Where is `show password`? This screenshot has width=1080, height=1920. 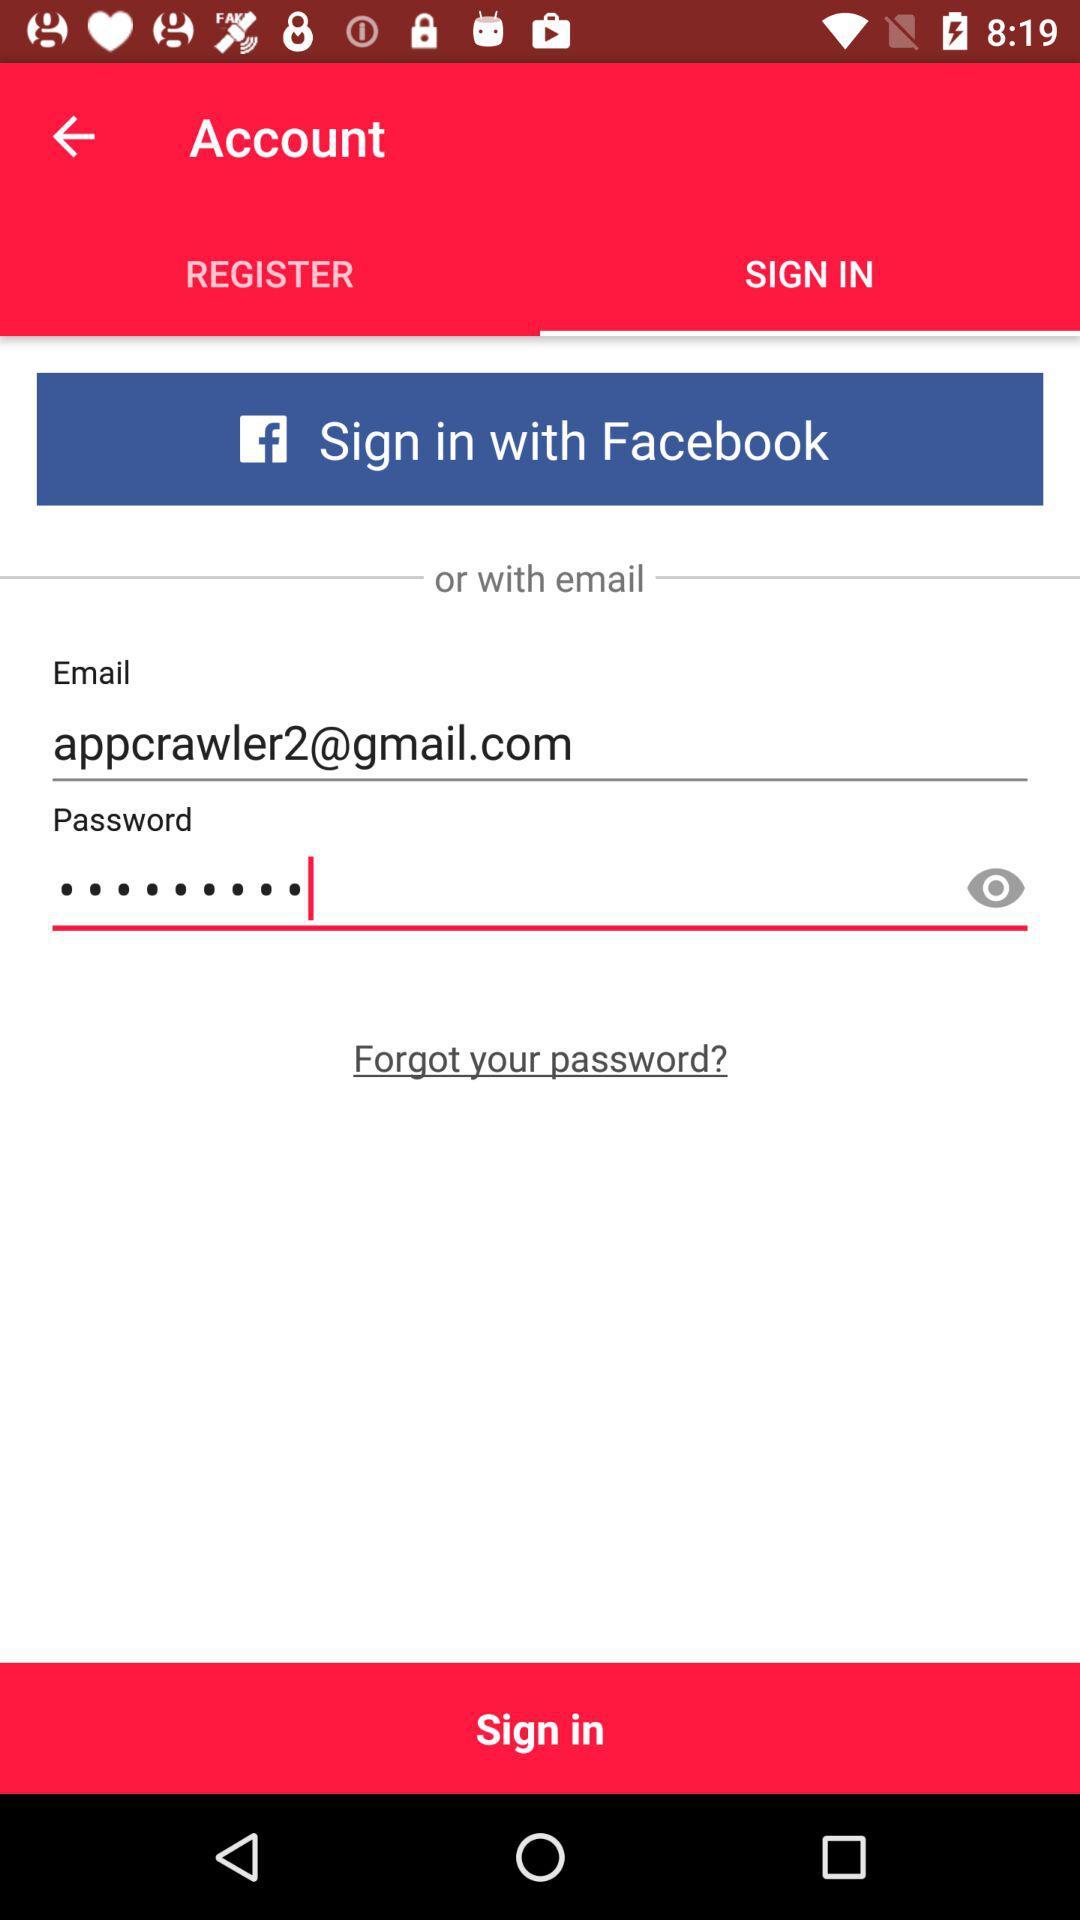
show password is located at coordinates (995, 888).